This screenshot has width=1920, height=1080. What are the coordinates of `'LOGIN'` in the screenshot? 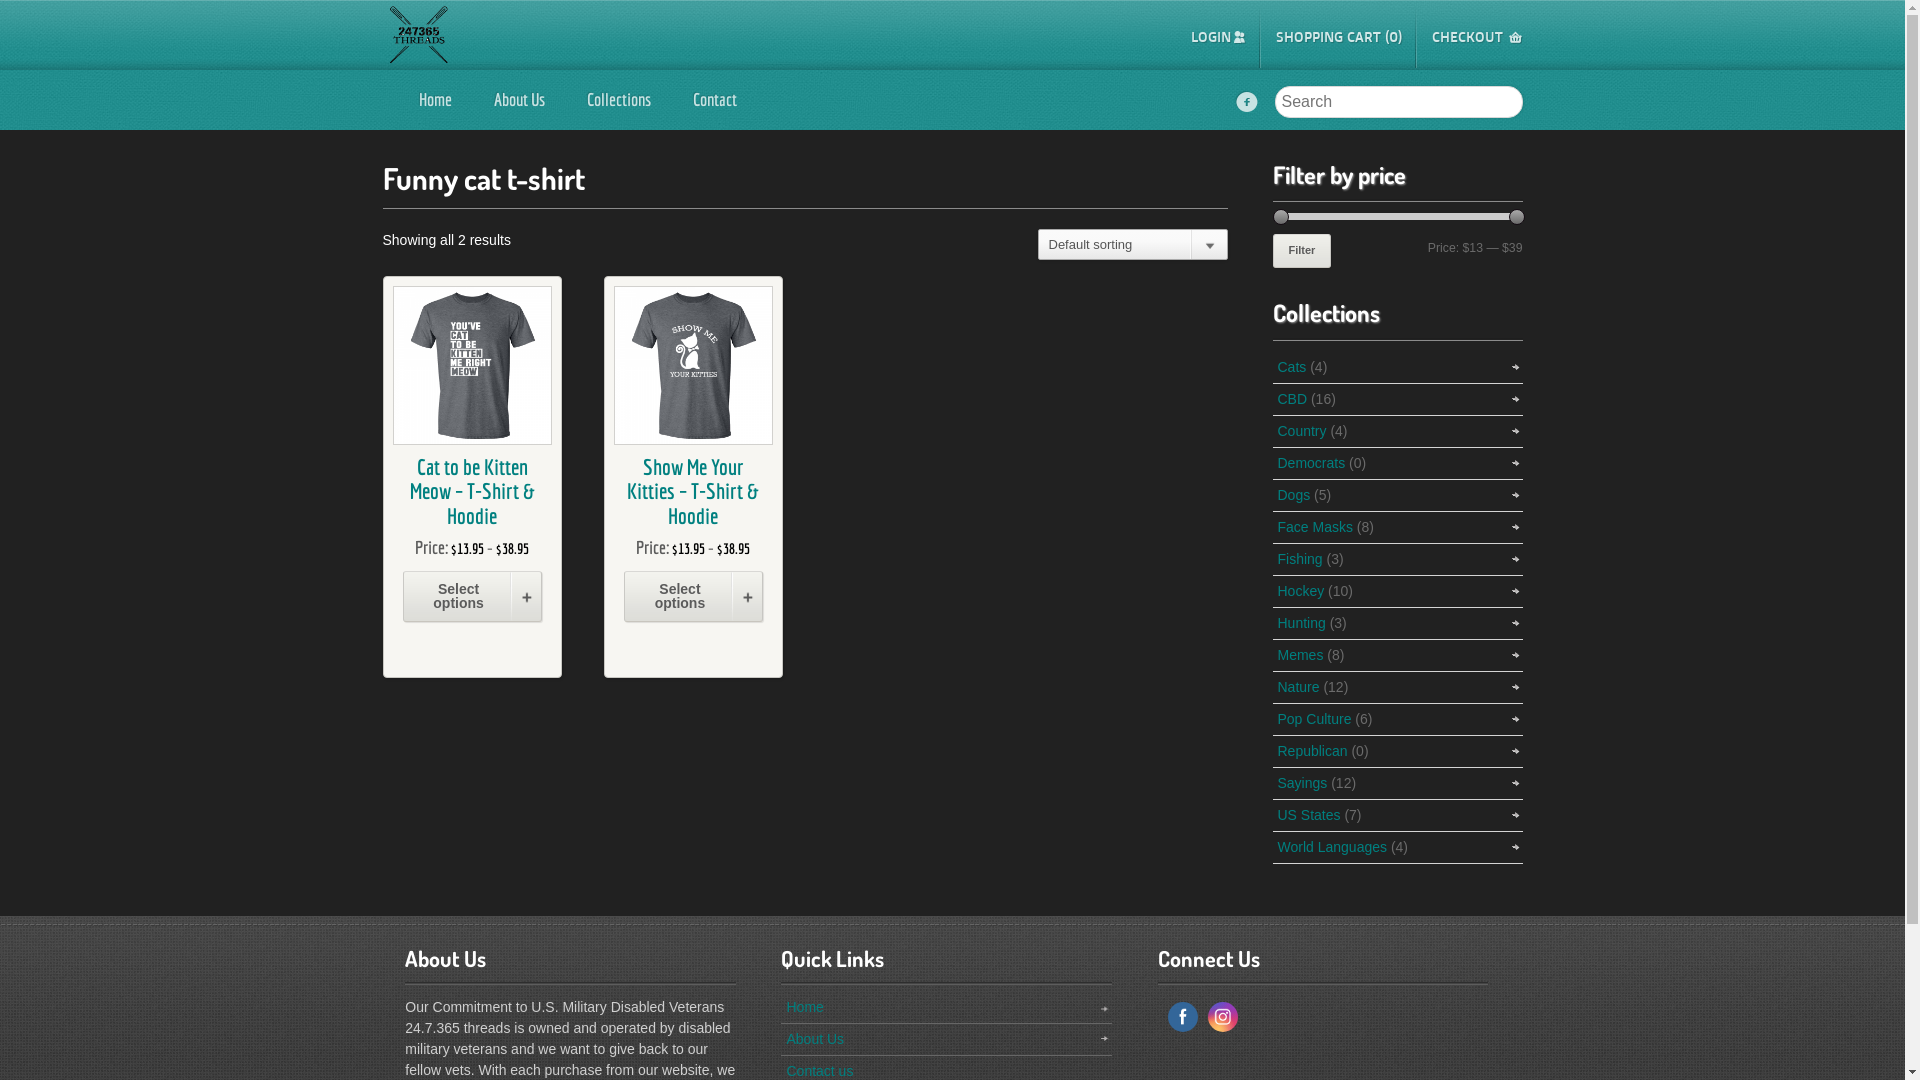 It's located at (1216, 37).